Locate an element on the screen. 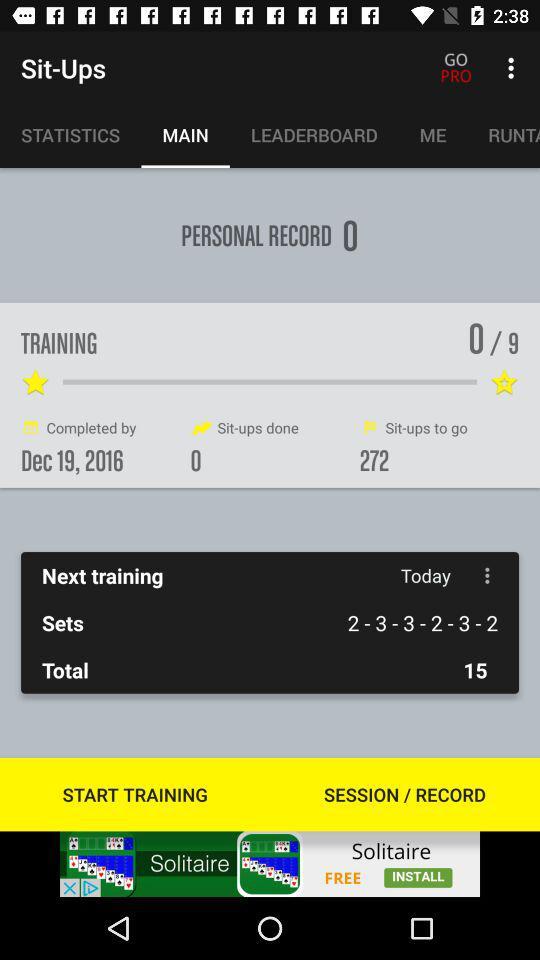 The image size is (540, 960). advertisement for solitaire app is located at coordinates (270, 863).